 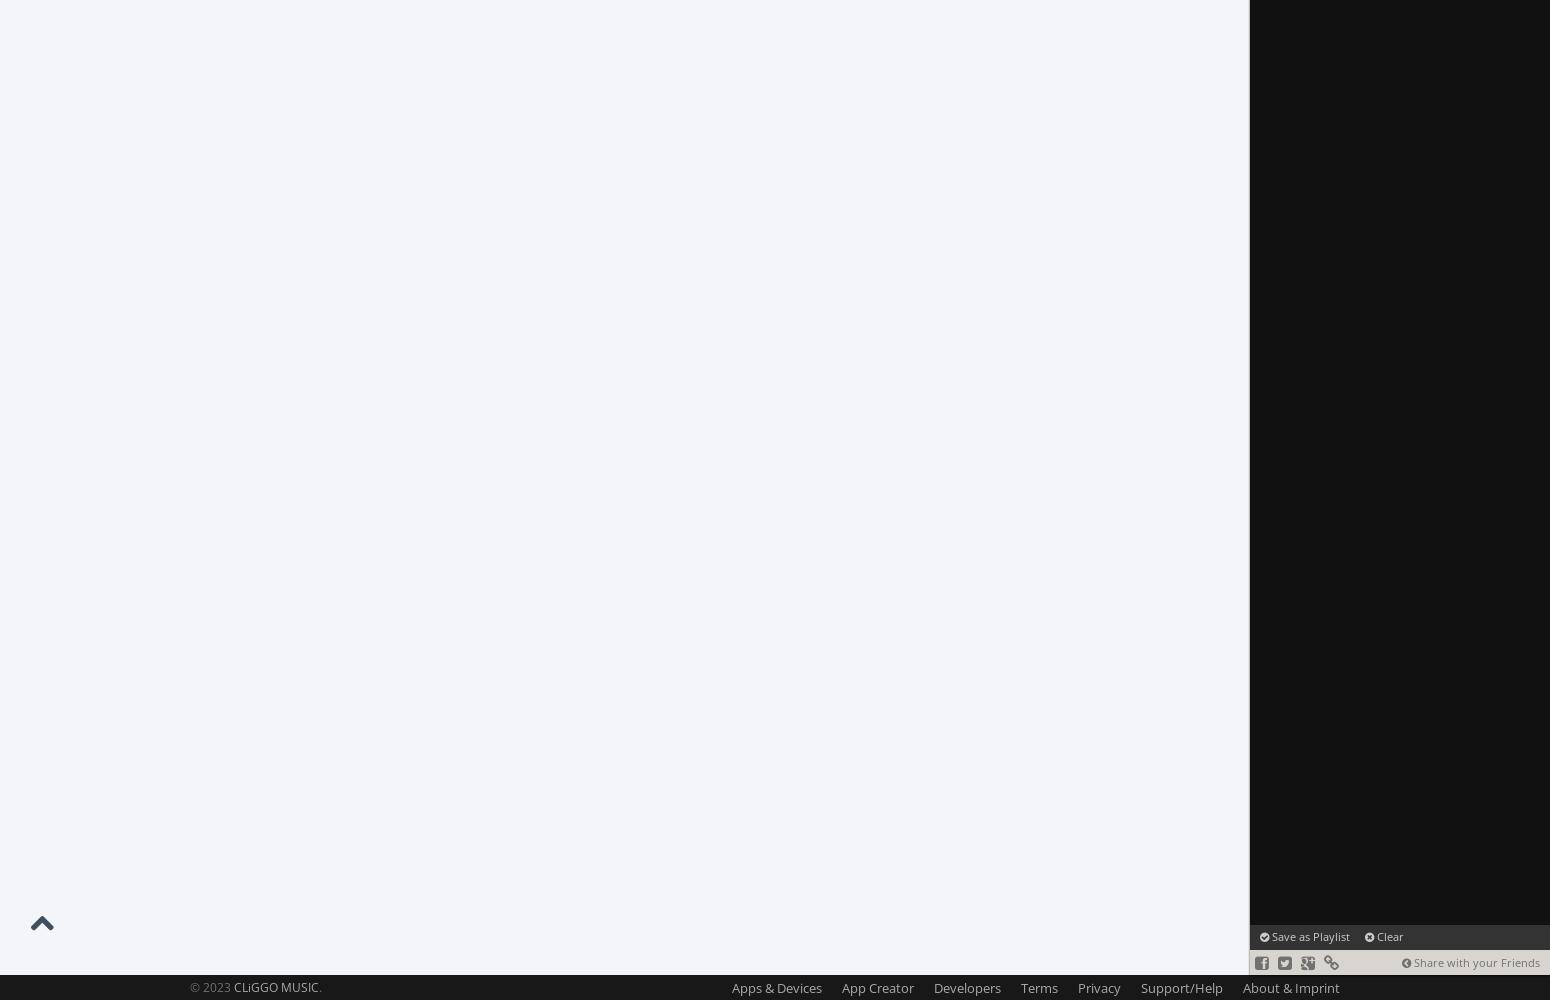 I want to click on 'Share with your Friends', so click(x=1475, y=961).